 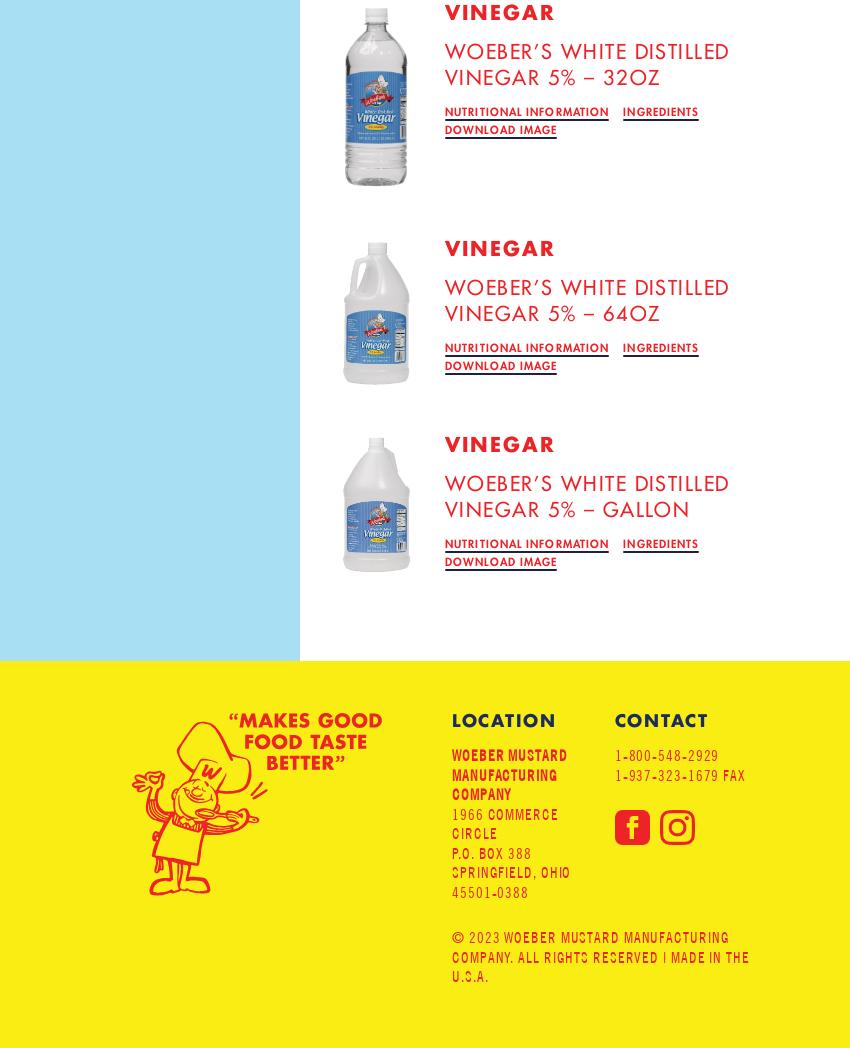 I want to click on 'CONTACT', so click(x=613, y=718).